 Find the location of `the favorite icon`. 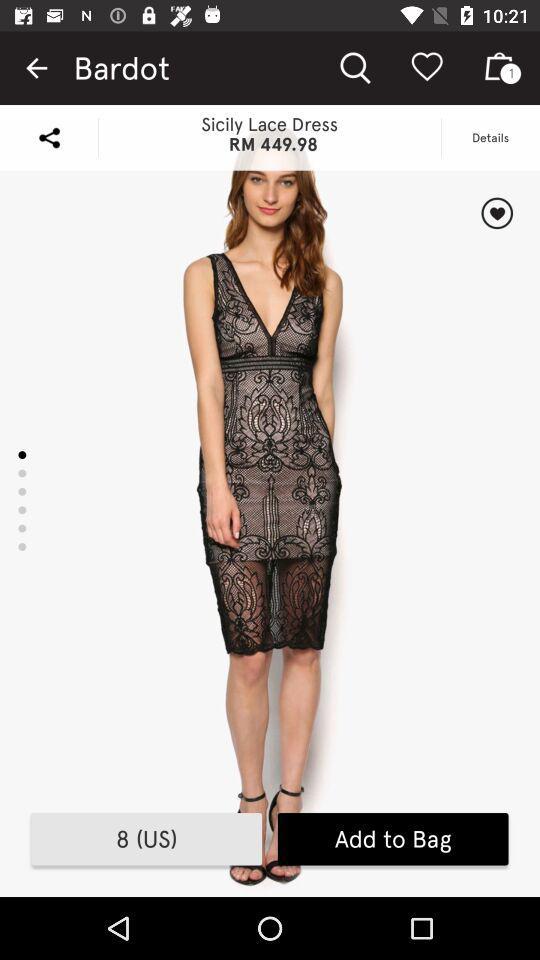

the favorite icon is located at coordinates (496, 213).